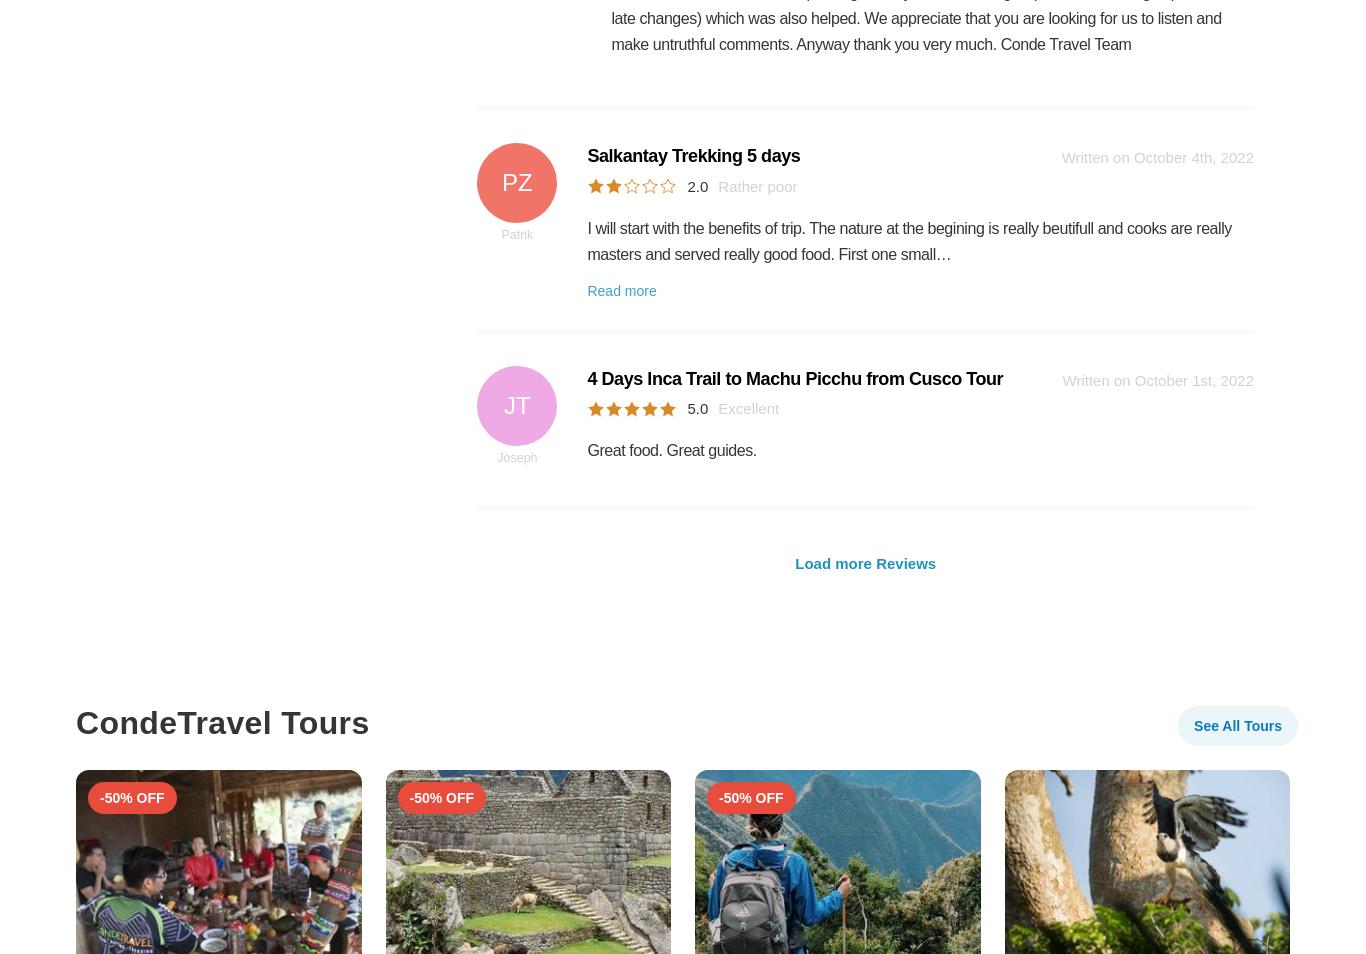  What do you see at coordinates (517, 404) in the screenshot?
I see `'JT'` at bounding box center [517, 404].